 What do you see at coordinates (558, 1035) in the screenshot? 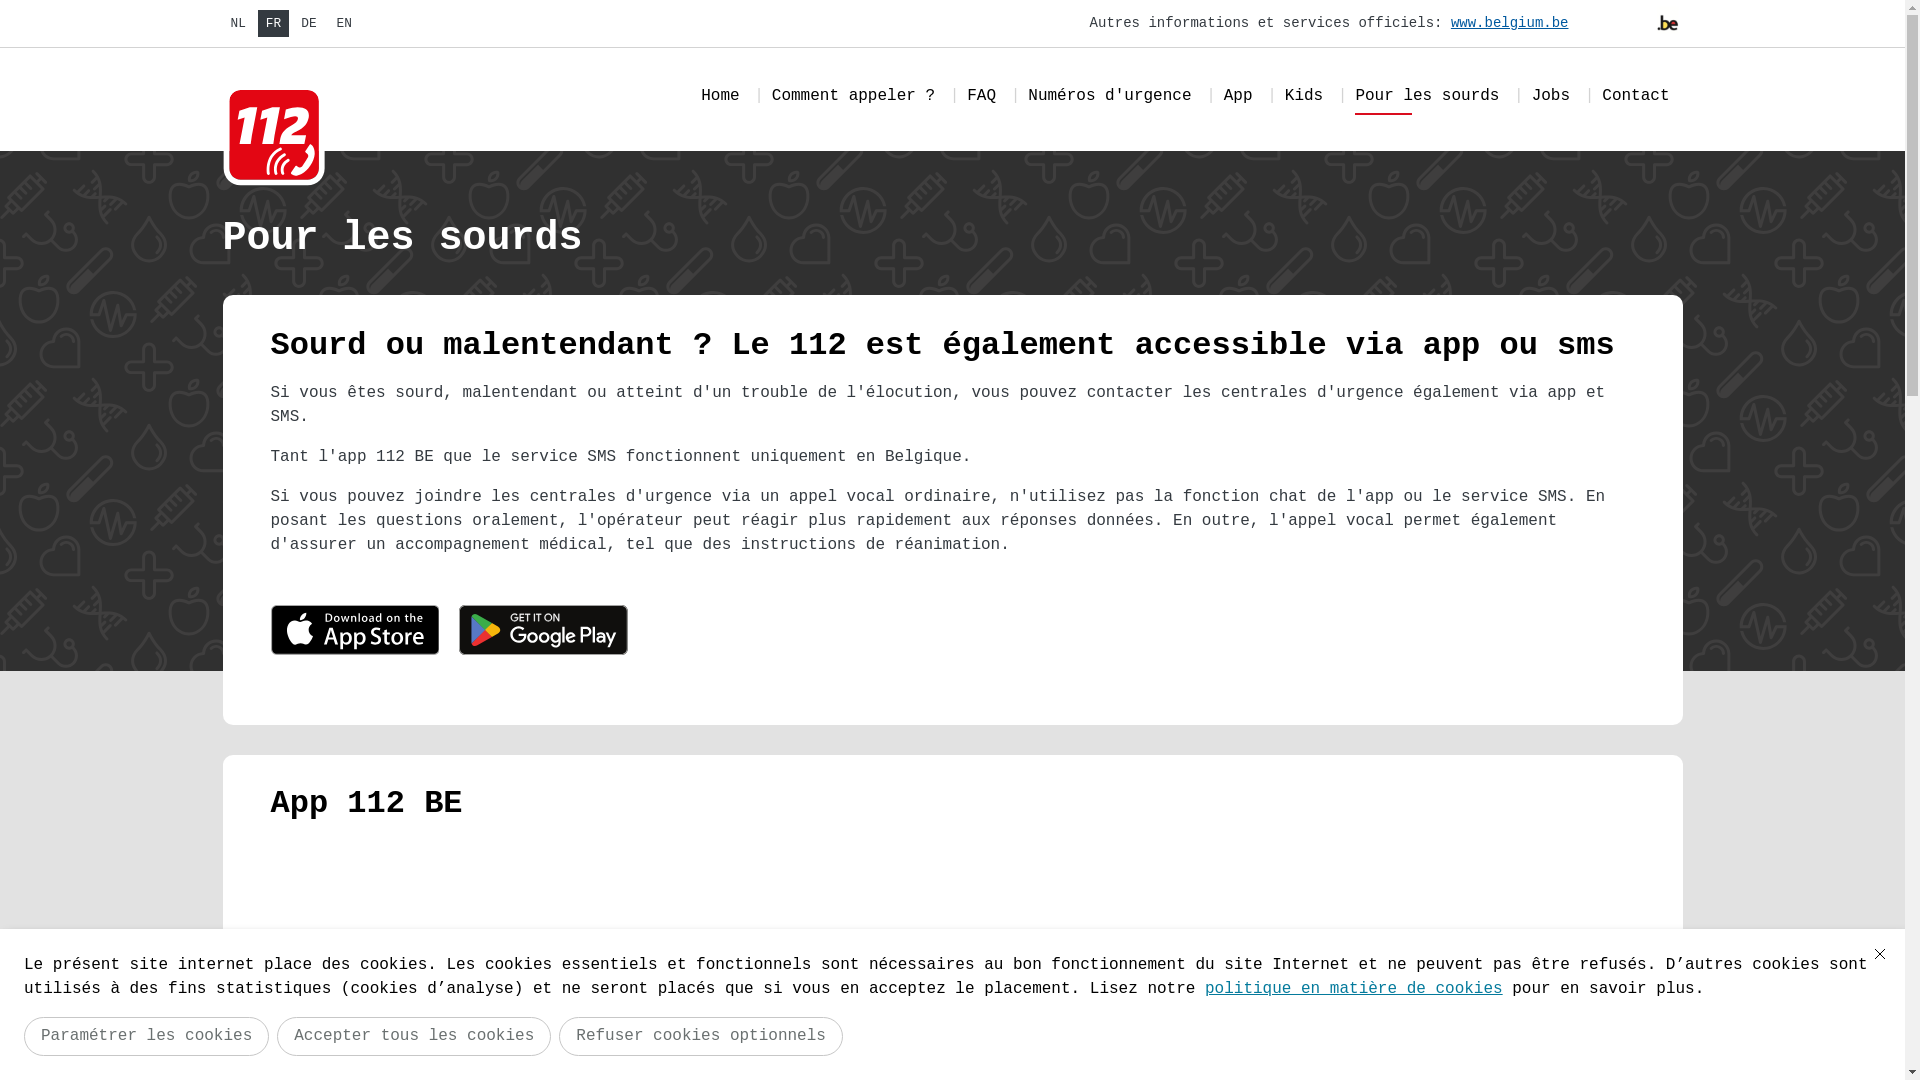
I see `'Refuser cookies optionnels'` at bounding box center [558, 1035].